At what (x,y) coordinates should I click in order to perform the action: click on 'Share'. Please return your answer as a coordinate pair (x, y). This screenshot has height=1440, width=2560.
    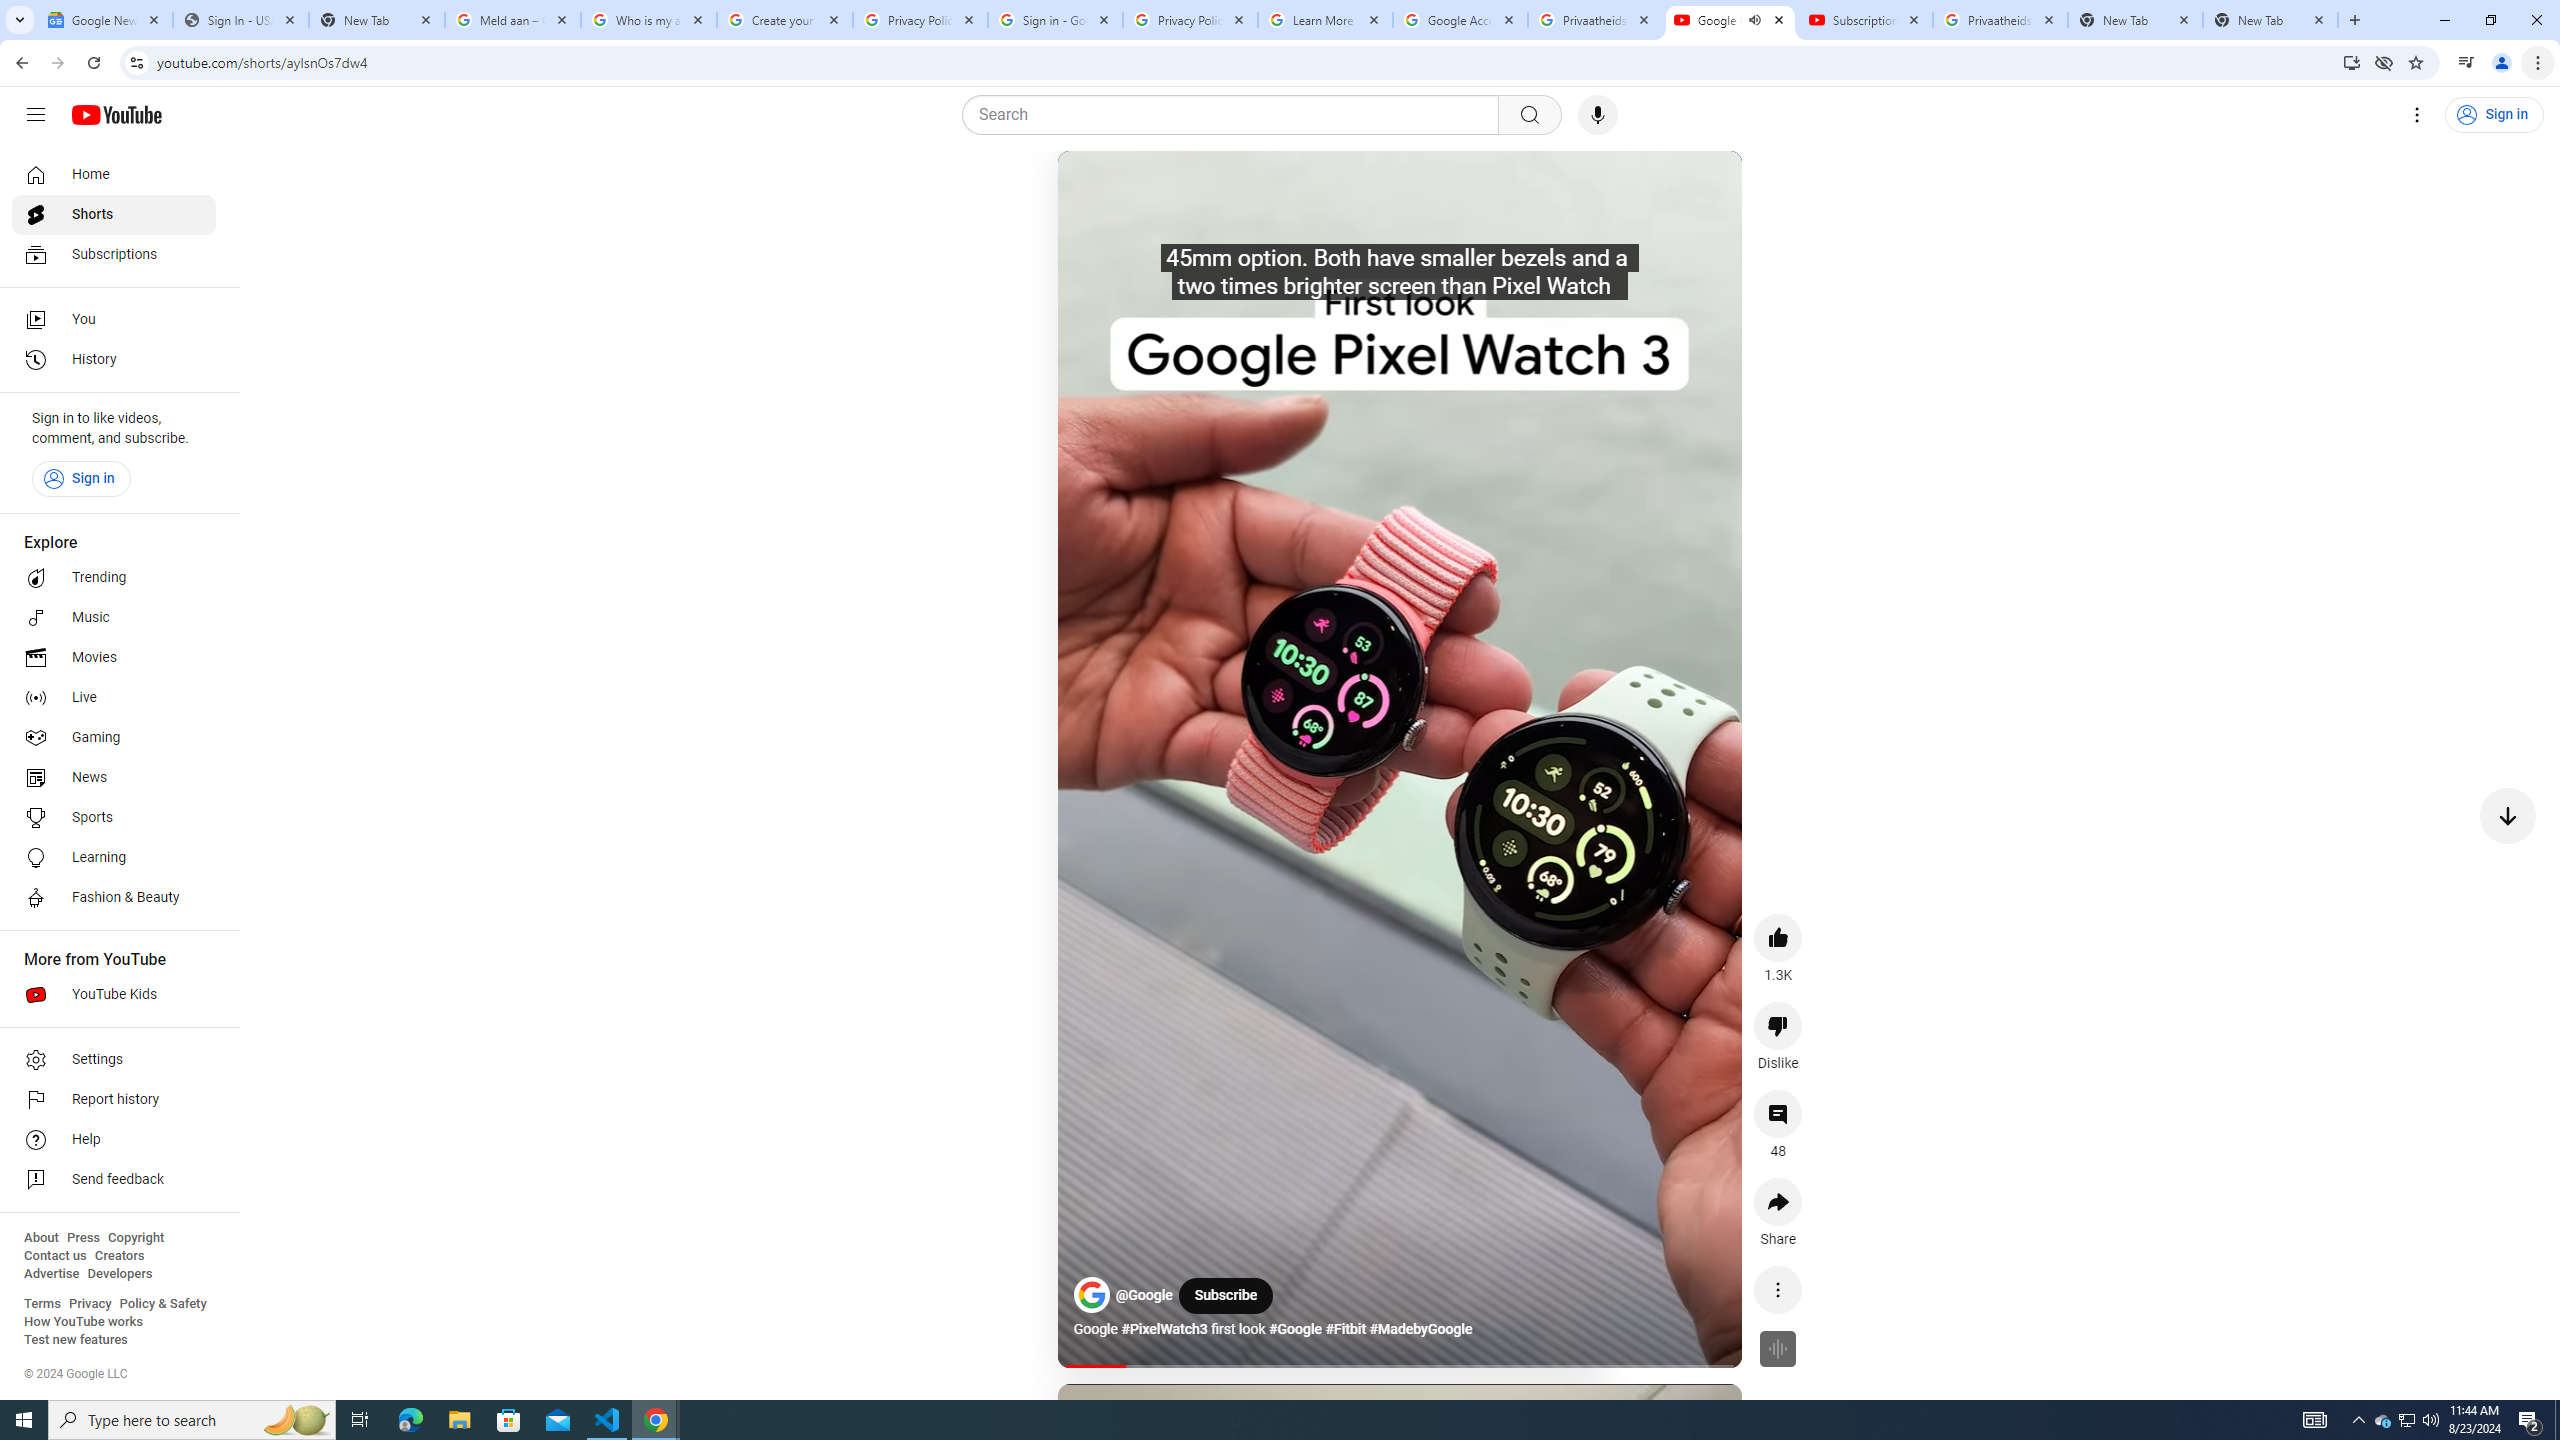
    Looking at the image, I should click on (1777, 1200).